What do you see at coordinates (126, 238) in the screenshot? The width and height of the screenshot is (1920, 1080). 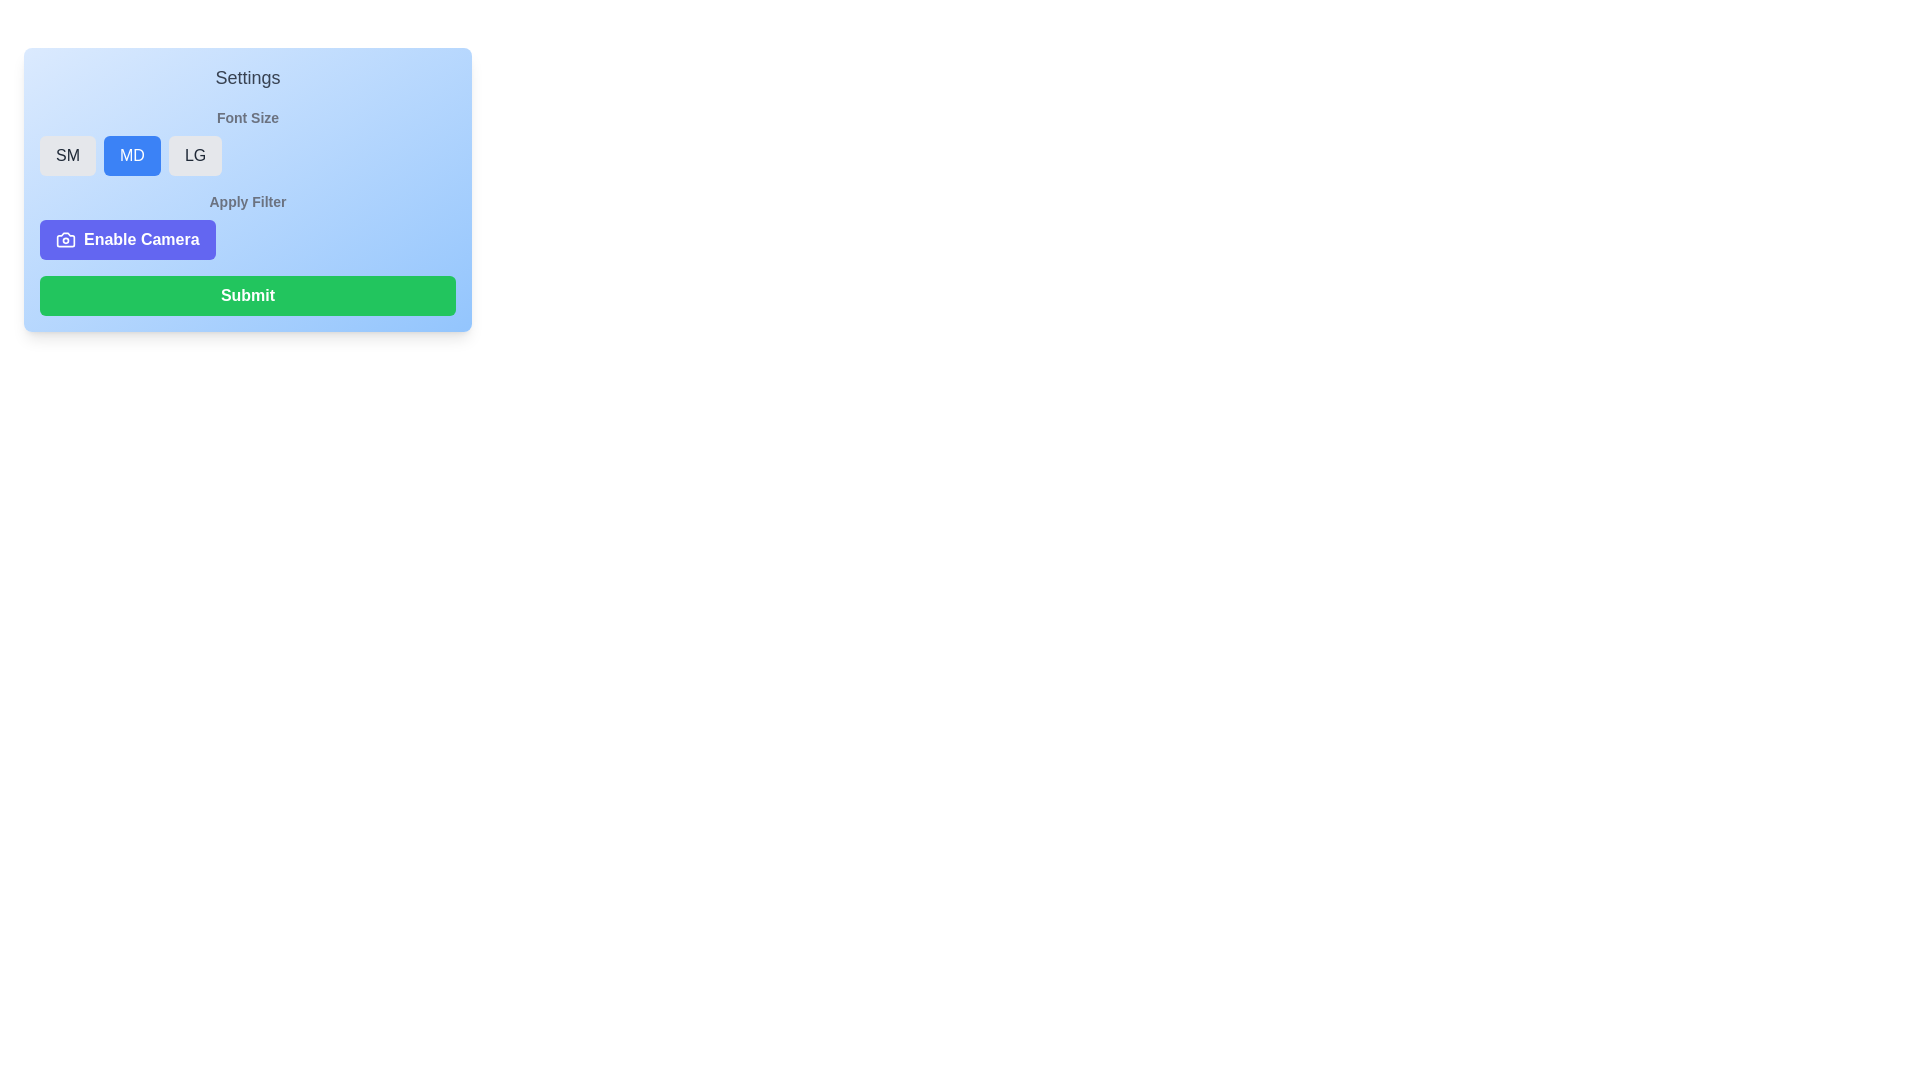 I see `the button with a purple background and white text reading 'Enable Camera', located in the settings panel above the green 'Submit' button` at bounding box center [126, 238].